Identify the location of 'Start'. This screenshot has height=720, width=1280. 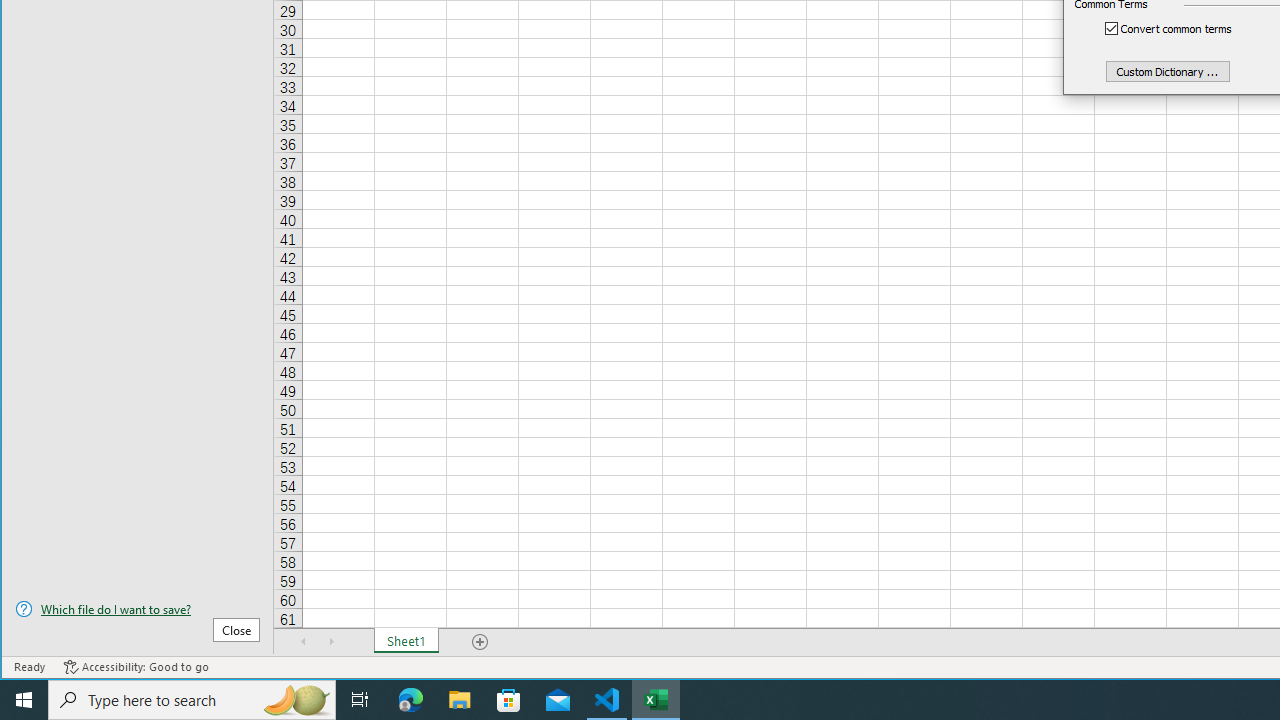
(24, 698).